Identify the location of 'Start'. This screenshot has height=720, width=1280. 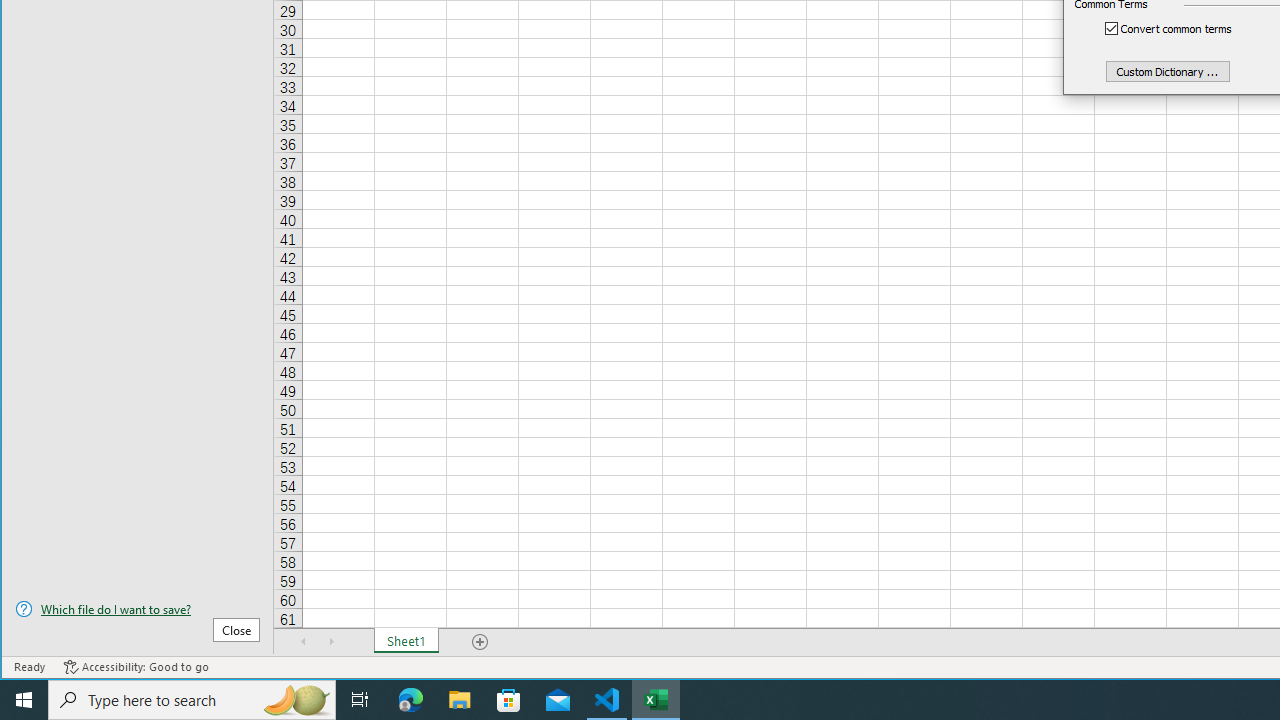
(24, 698).